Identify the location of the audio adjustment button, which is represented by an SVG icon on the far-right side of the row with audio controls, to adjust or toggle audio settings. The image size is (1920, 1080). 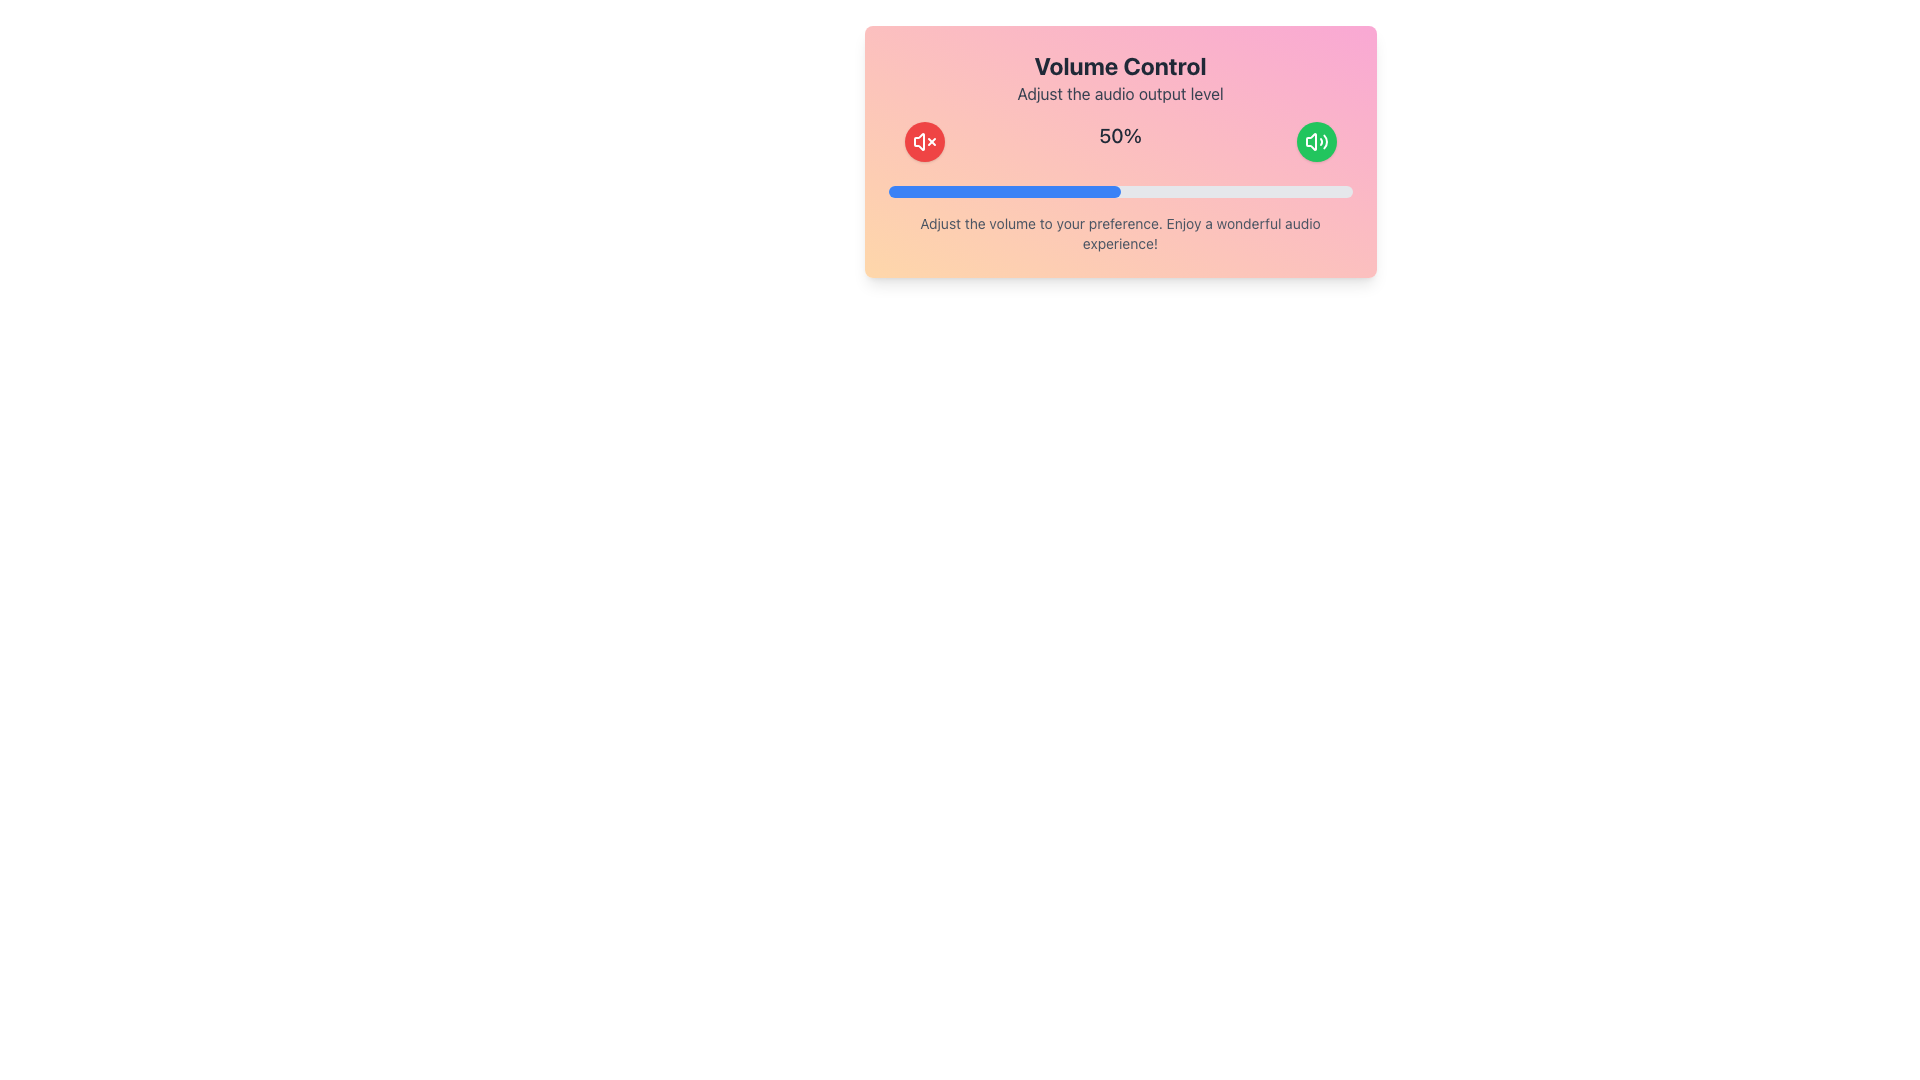
(1316, 141).